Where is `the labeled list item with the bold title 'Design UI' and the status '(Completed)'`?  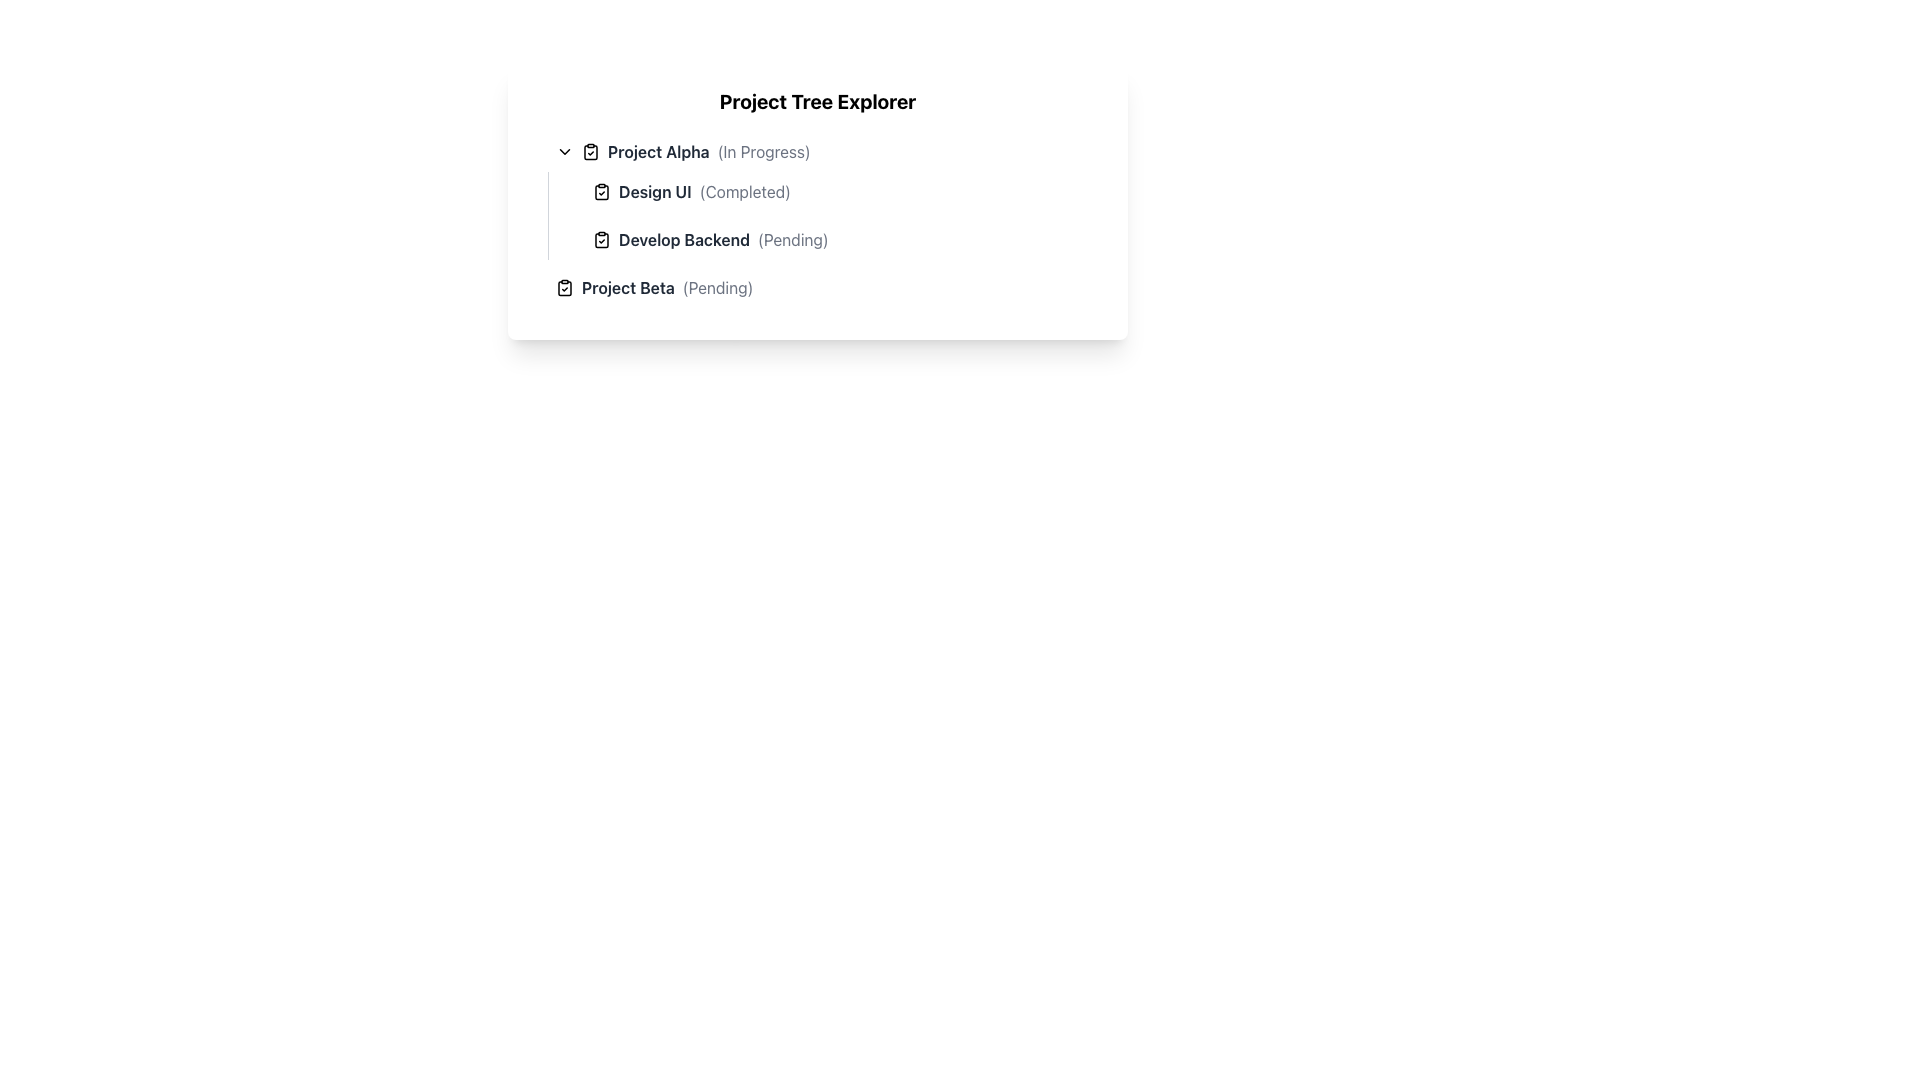
the labeled list item with the bold title 'Design UI' and the status '(Completed)' is located at coordinates (836, 192).